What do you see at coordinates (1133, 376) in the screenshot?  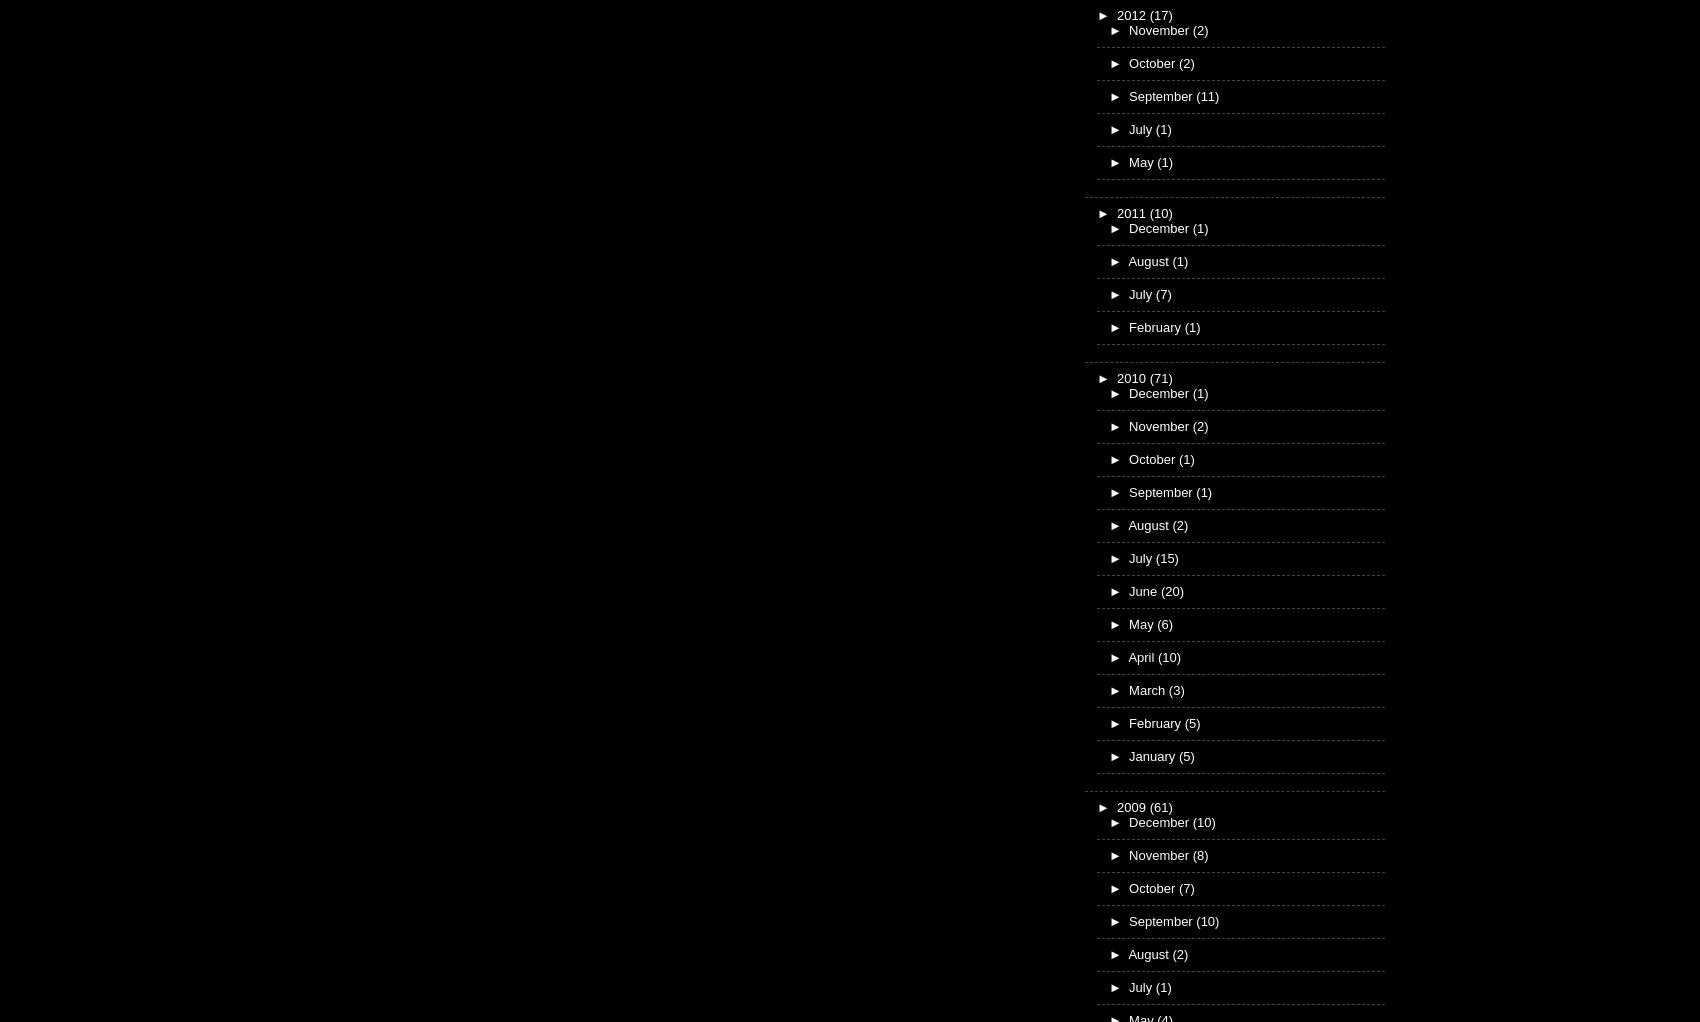 I see `'2010'` at bounding box center [1133, 376].